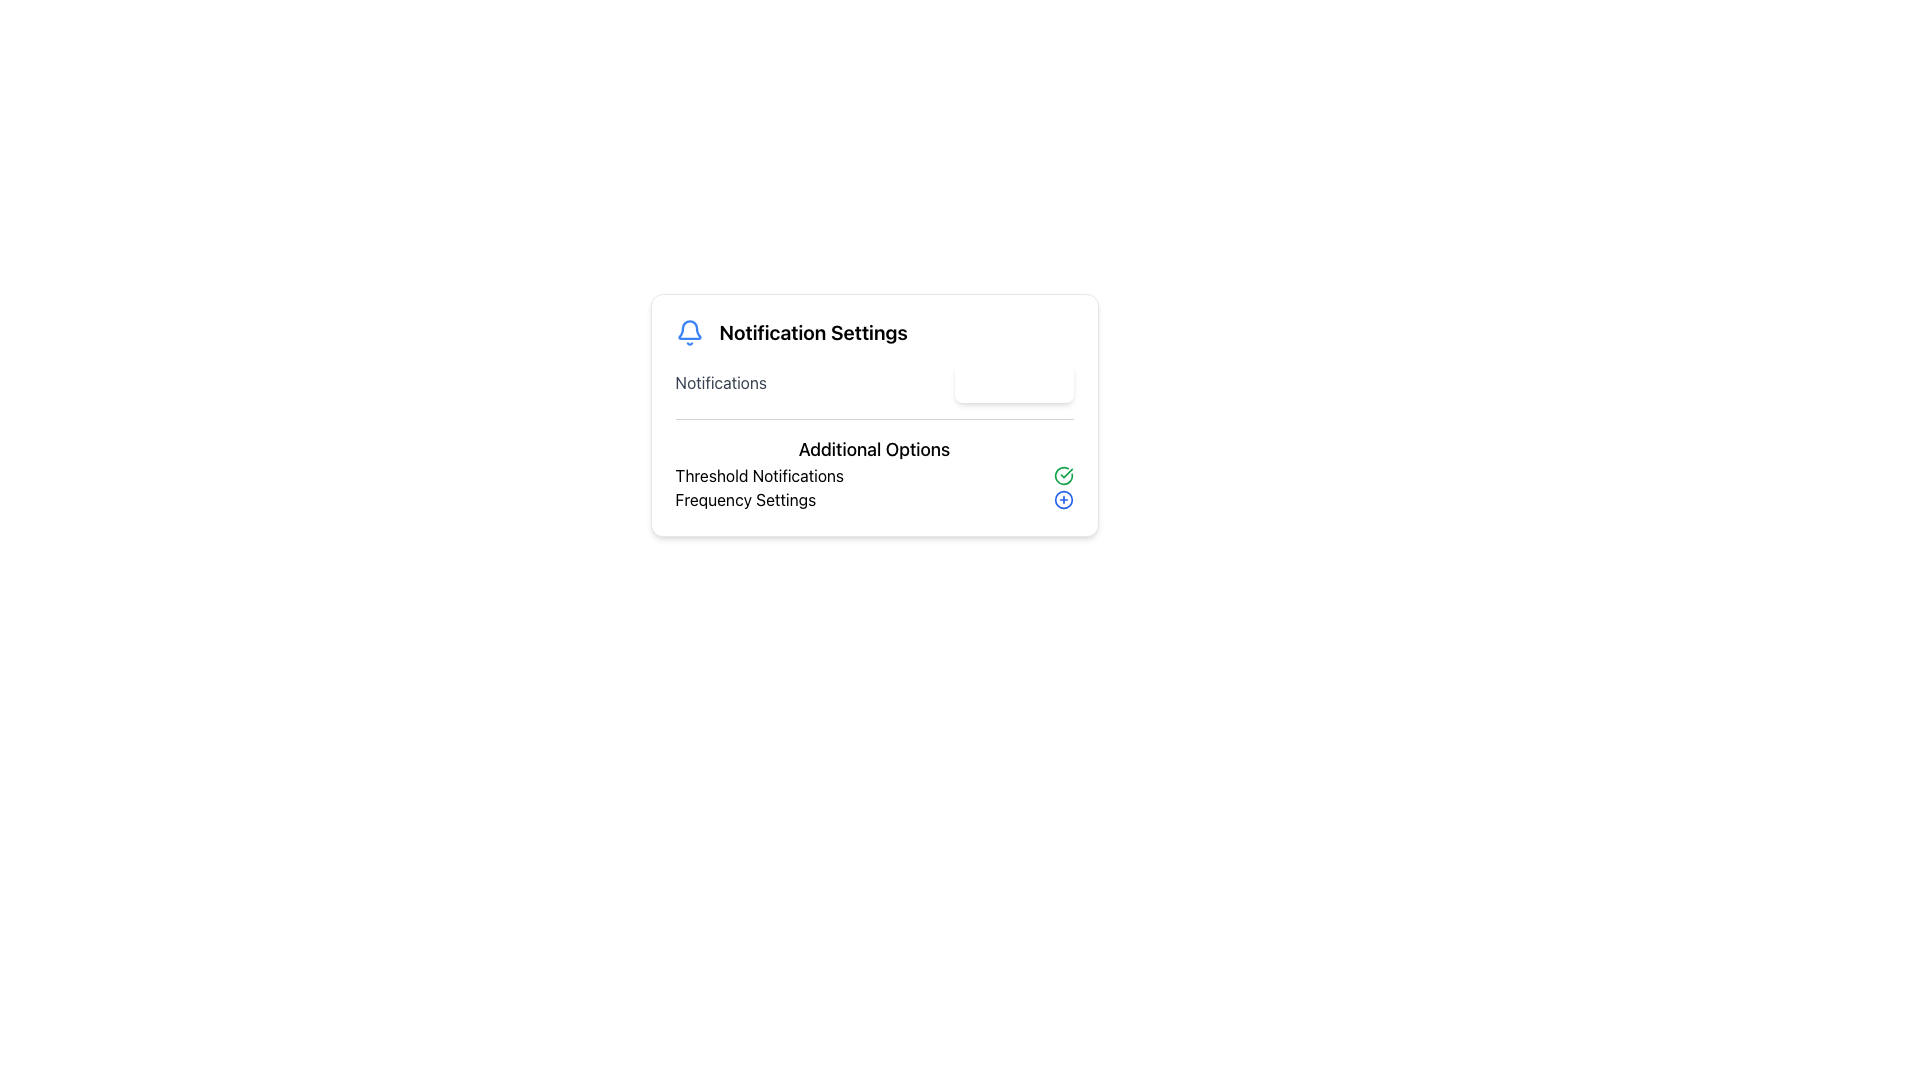 The height and width of the screenshot is (1080, 1920). What do you see at coordinates (720, 382) in the screenshot?
I see `the Text Label that indicates the section for notifications, which is located to the far left among its sibling elements` at bounding box center [720, 382].